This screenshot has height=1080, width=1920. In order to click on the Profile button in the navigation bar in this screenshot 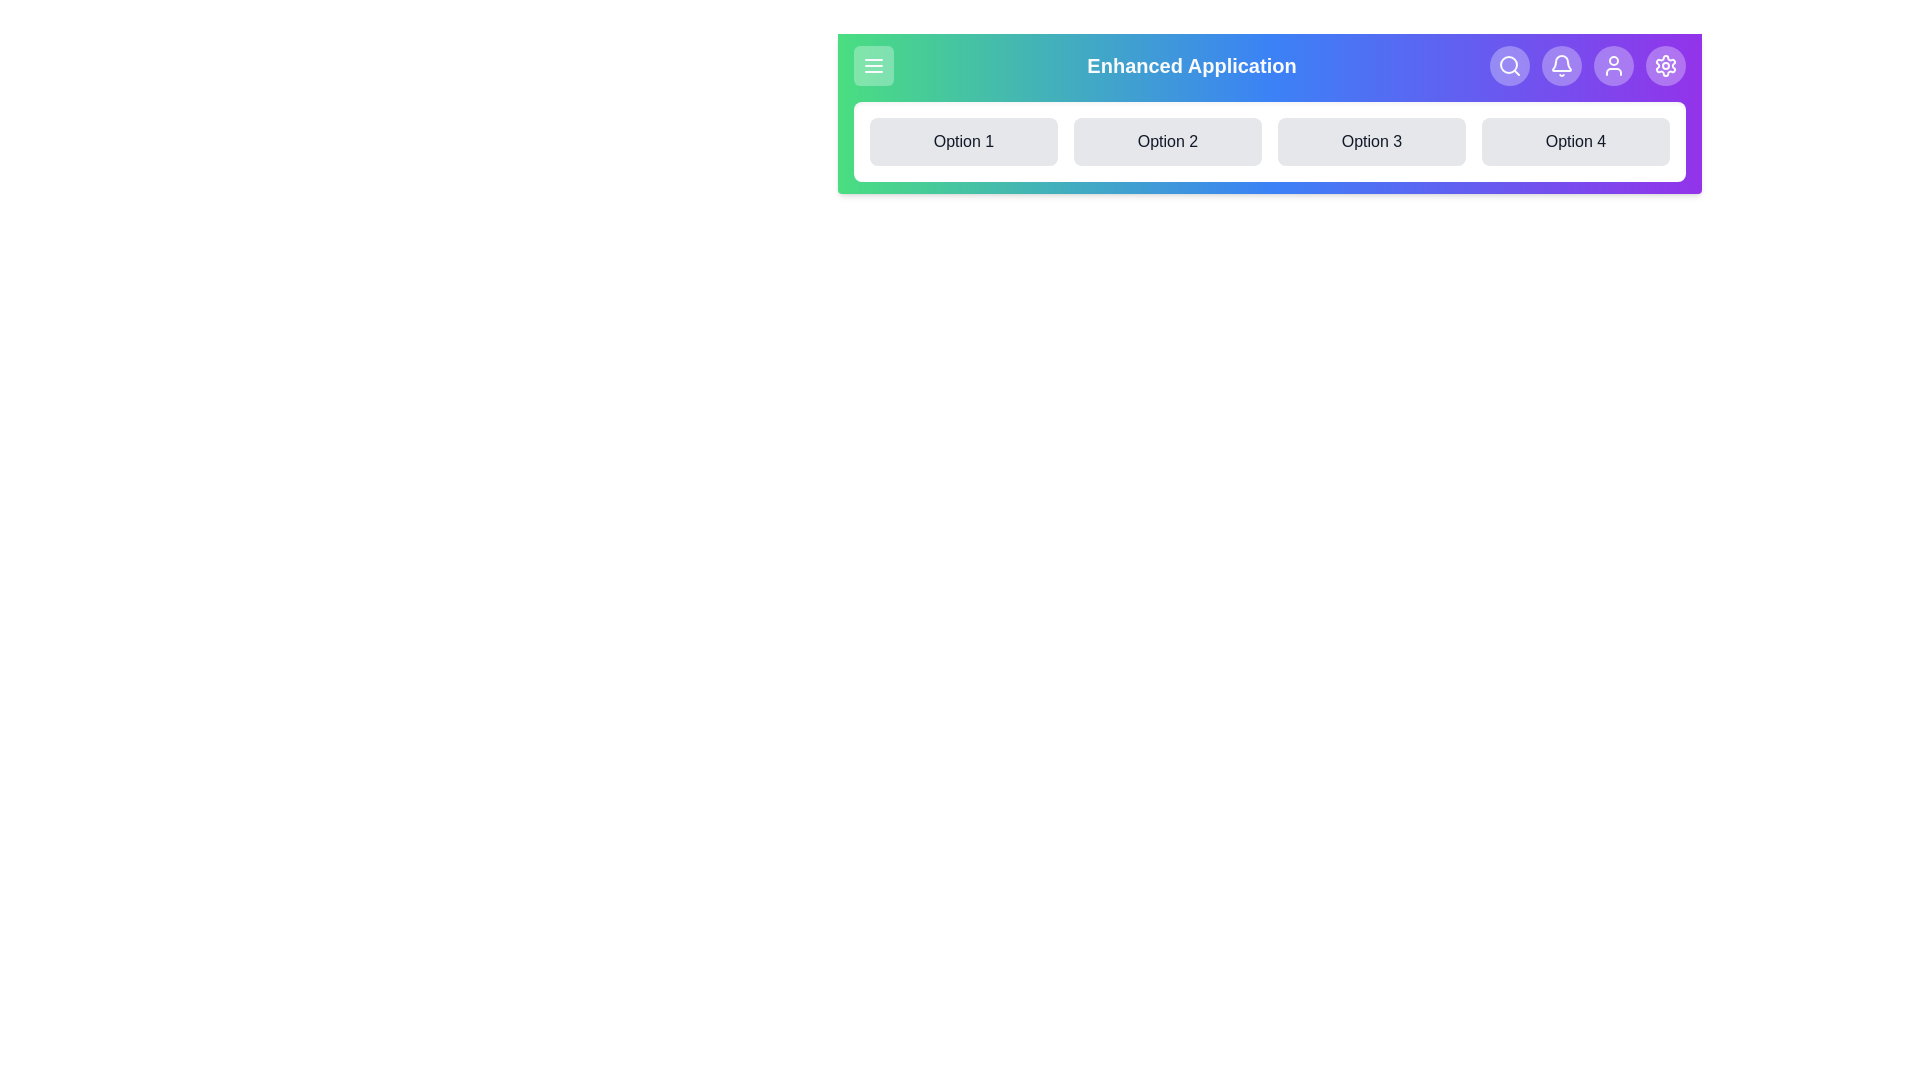, I will do `click(1613, 64)`.